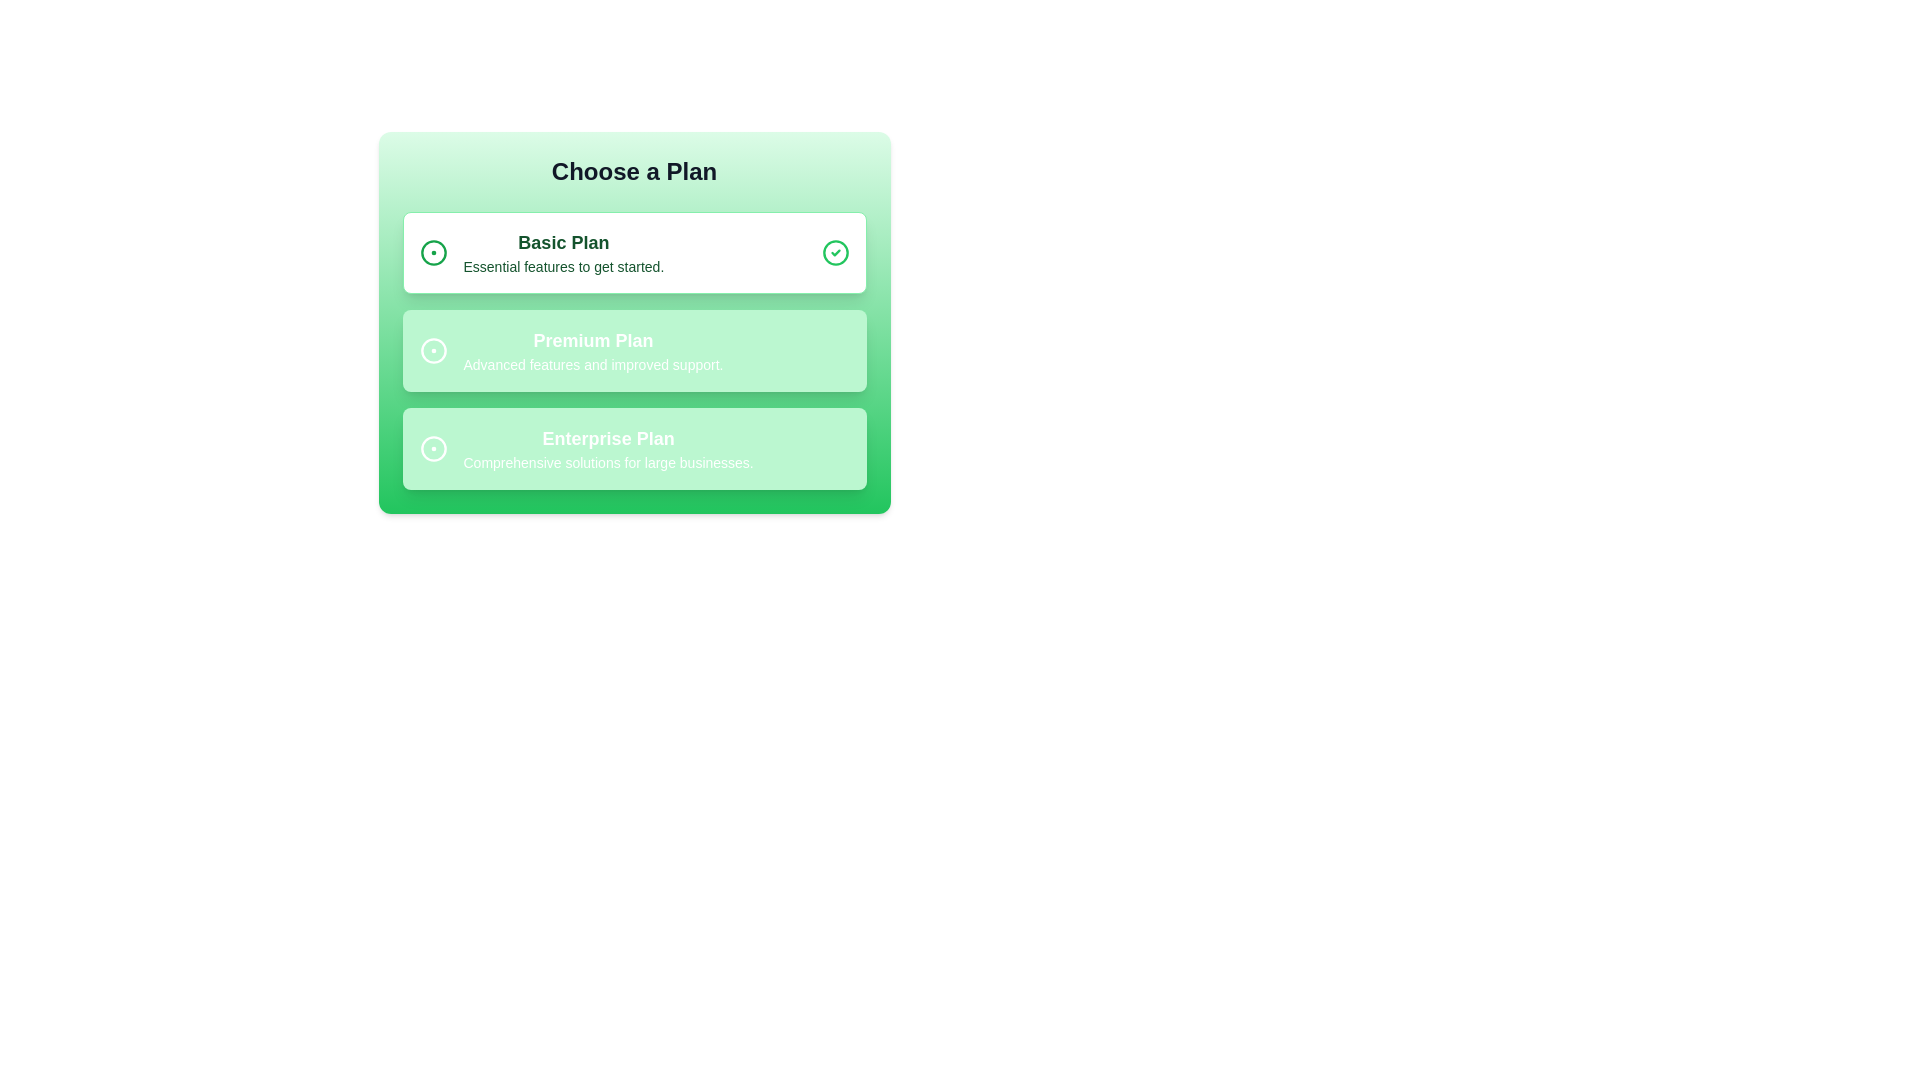 The width and height of the screenshot is (1920, 1080). Describe the element at coordinates (432, 447) in the screenshot. I see `the circular green radio button indicator for the 'Enterprise Plan'` at that location.